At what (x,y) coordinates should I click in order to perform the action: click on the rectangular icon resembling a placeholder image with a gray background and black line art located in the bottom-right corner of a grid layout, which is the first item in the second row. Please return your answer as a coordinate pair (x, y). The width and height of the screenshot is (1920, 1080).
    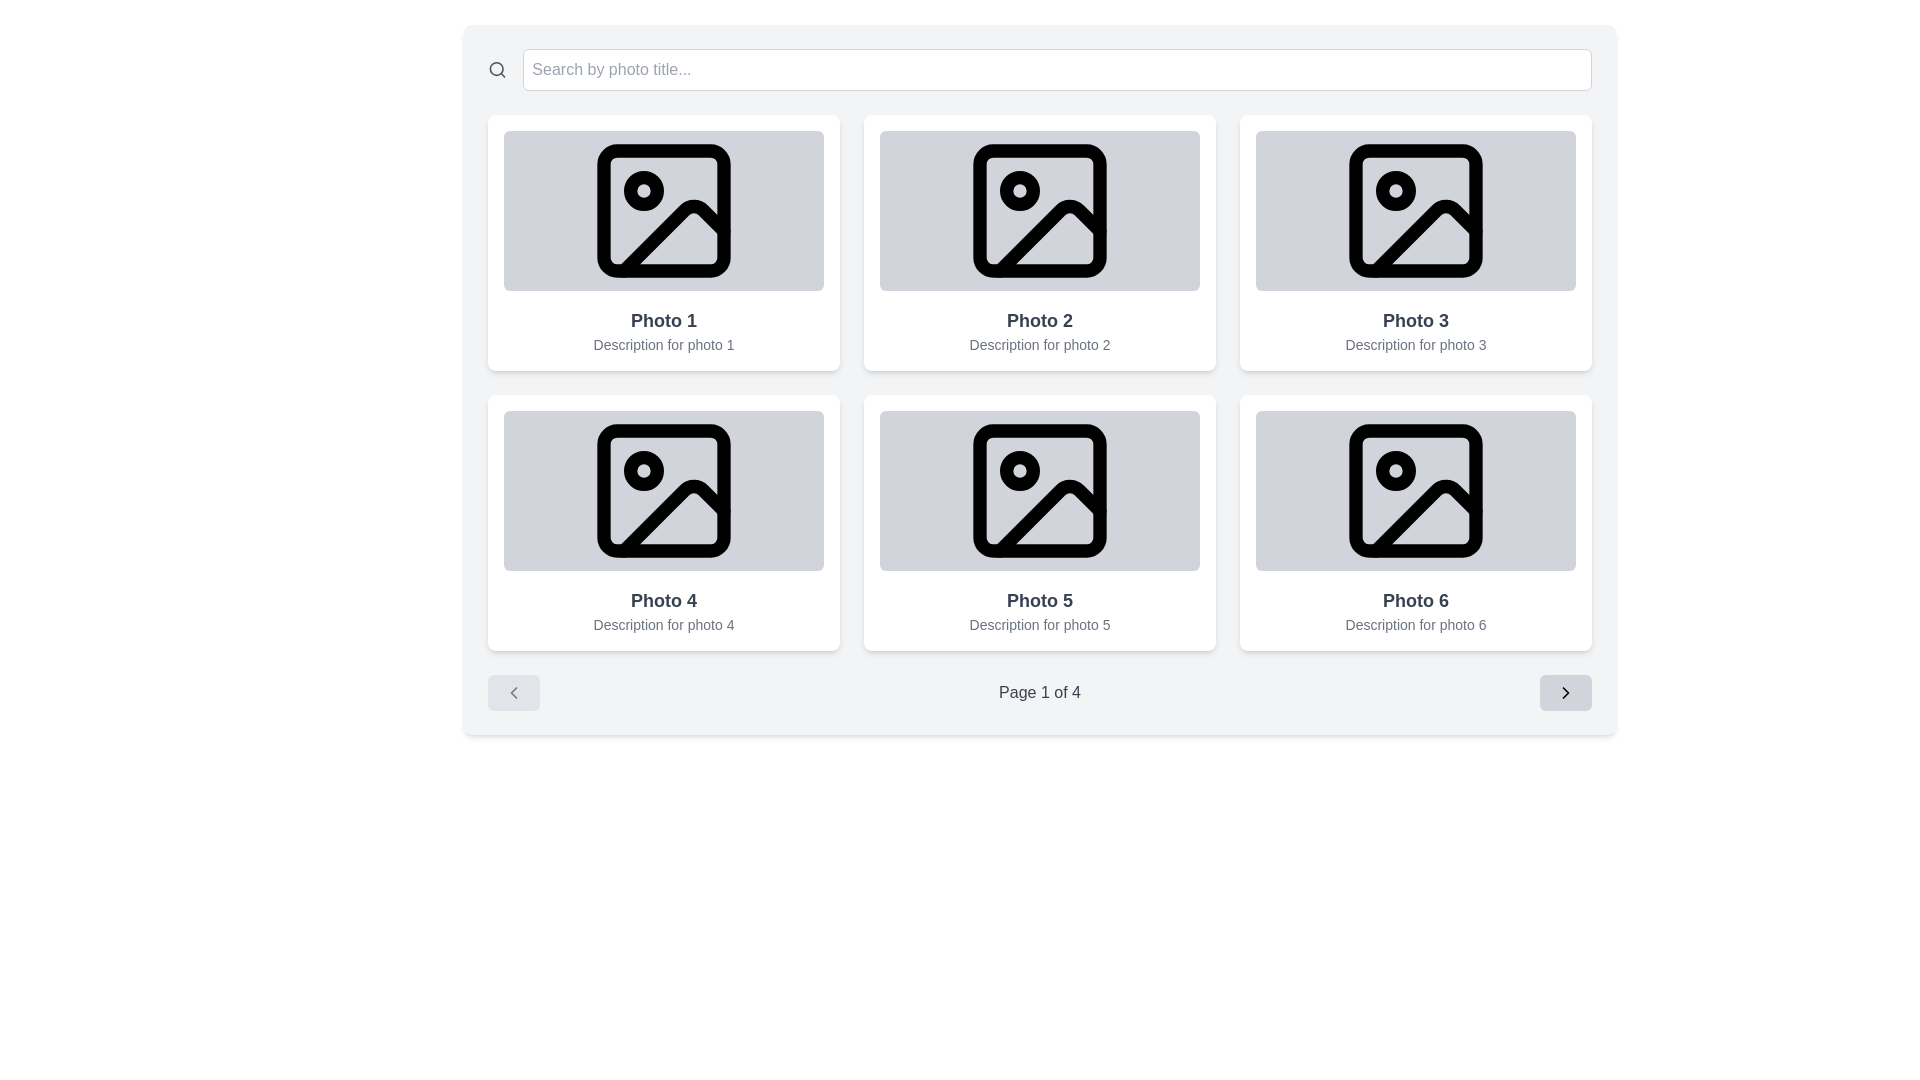
    Looking at the image, I should click on (1415, 490).